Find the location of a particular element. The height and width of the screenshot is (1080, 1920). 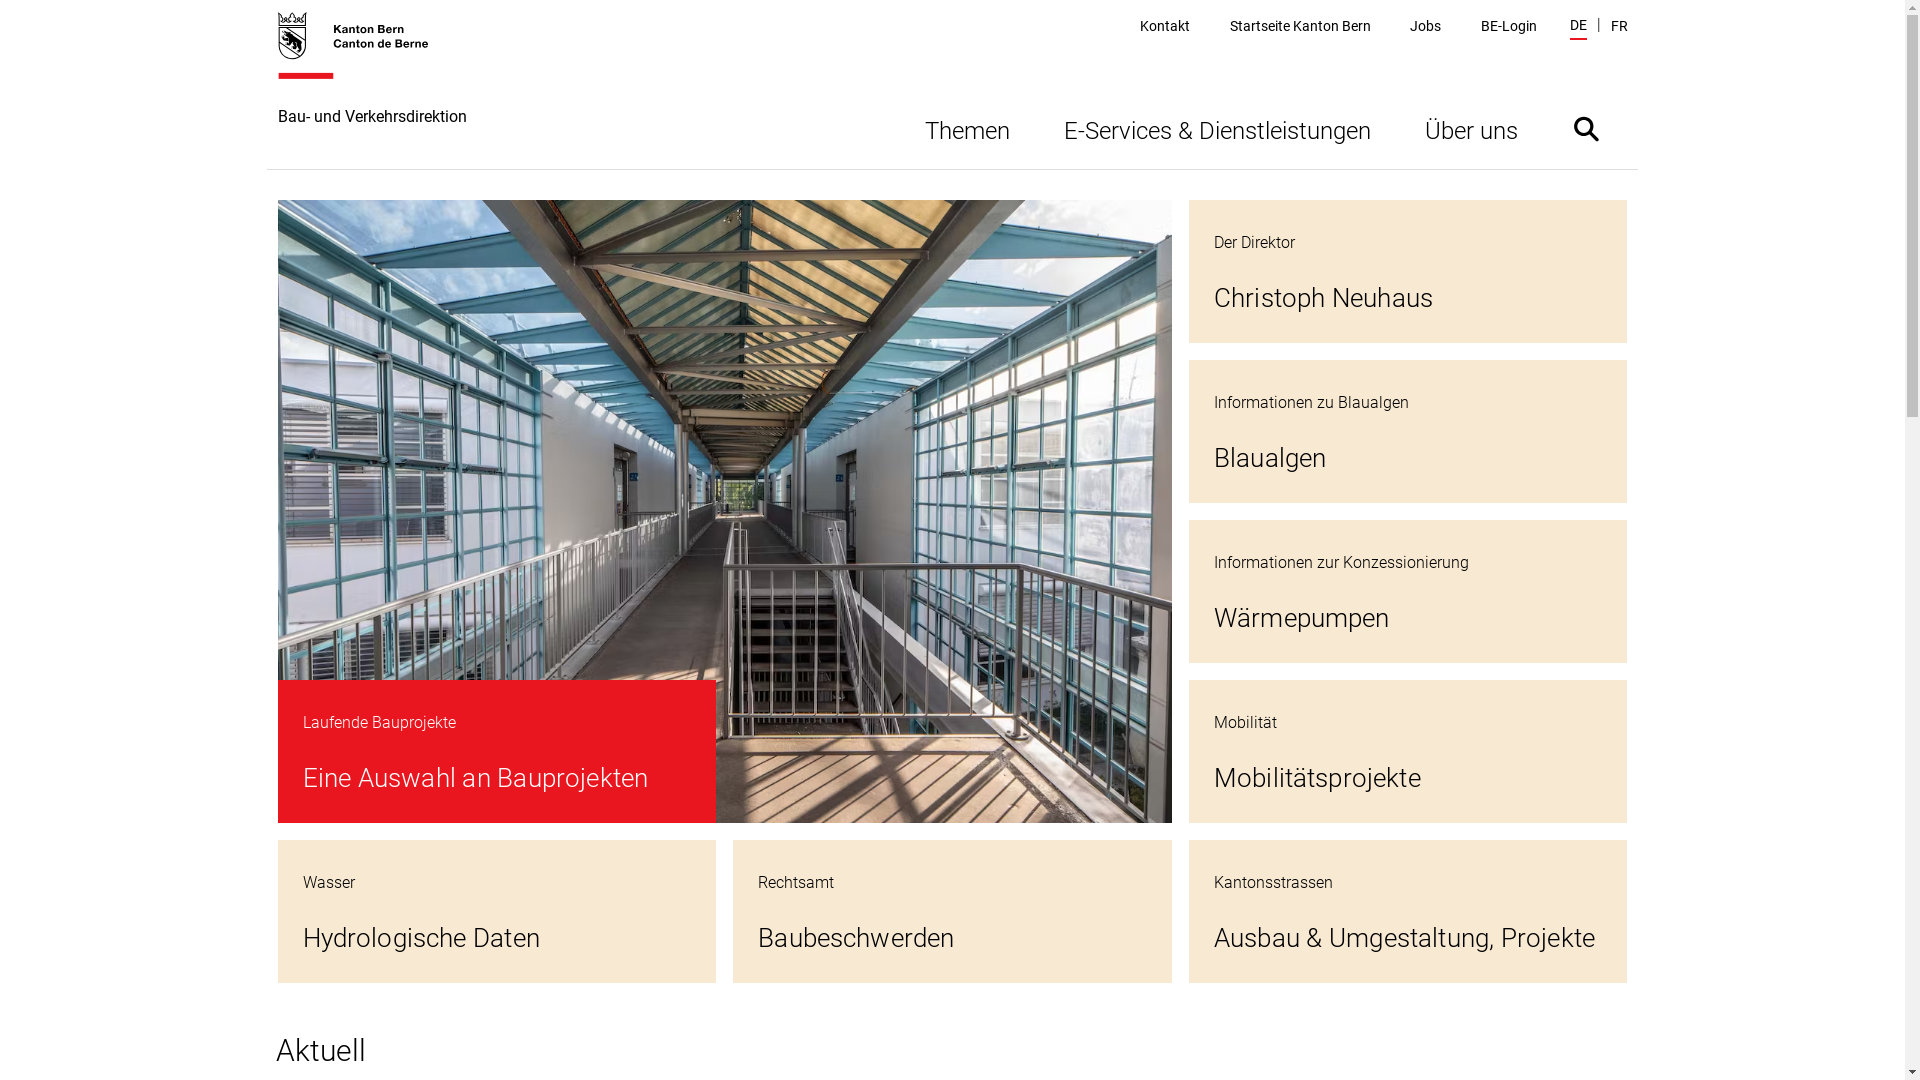

'Startseite Kanton Bern' is located at coordinates (1300, 26).